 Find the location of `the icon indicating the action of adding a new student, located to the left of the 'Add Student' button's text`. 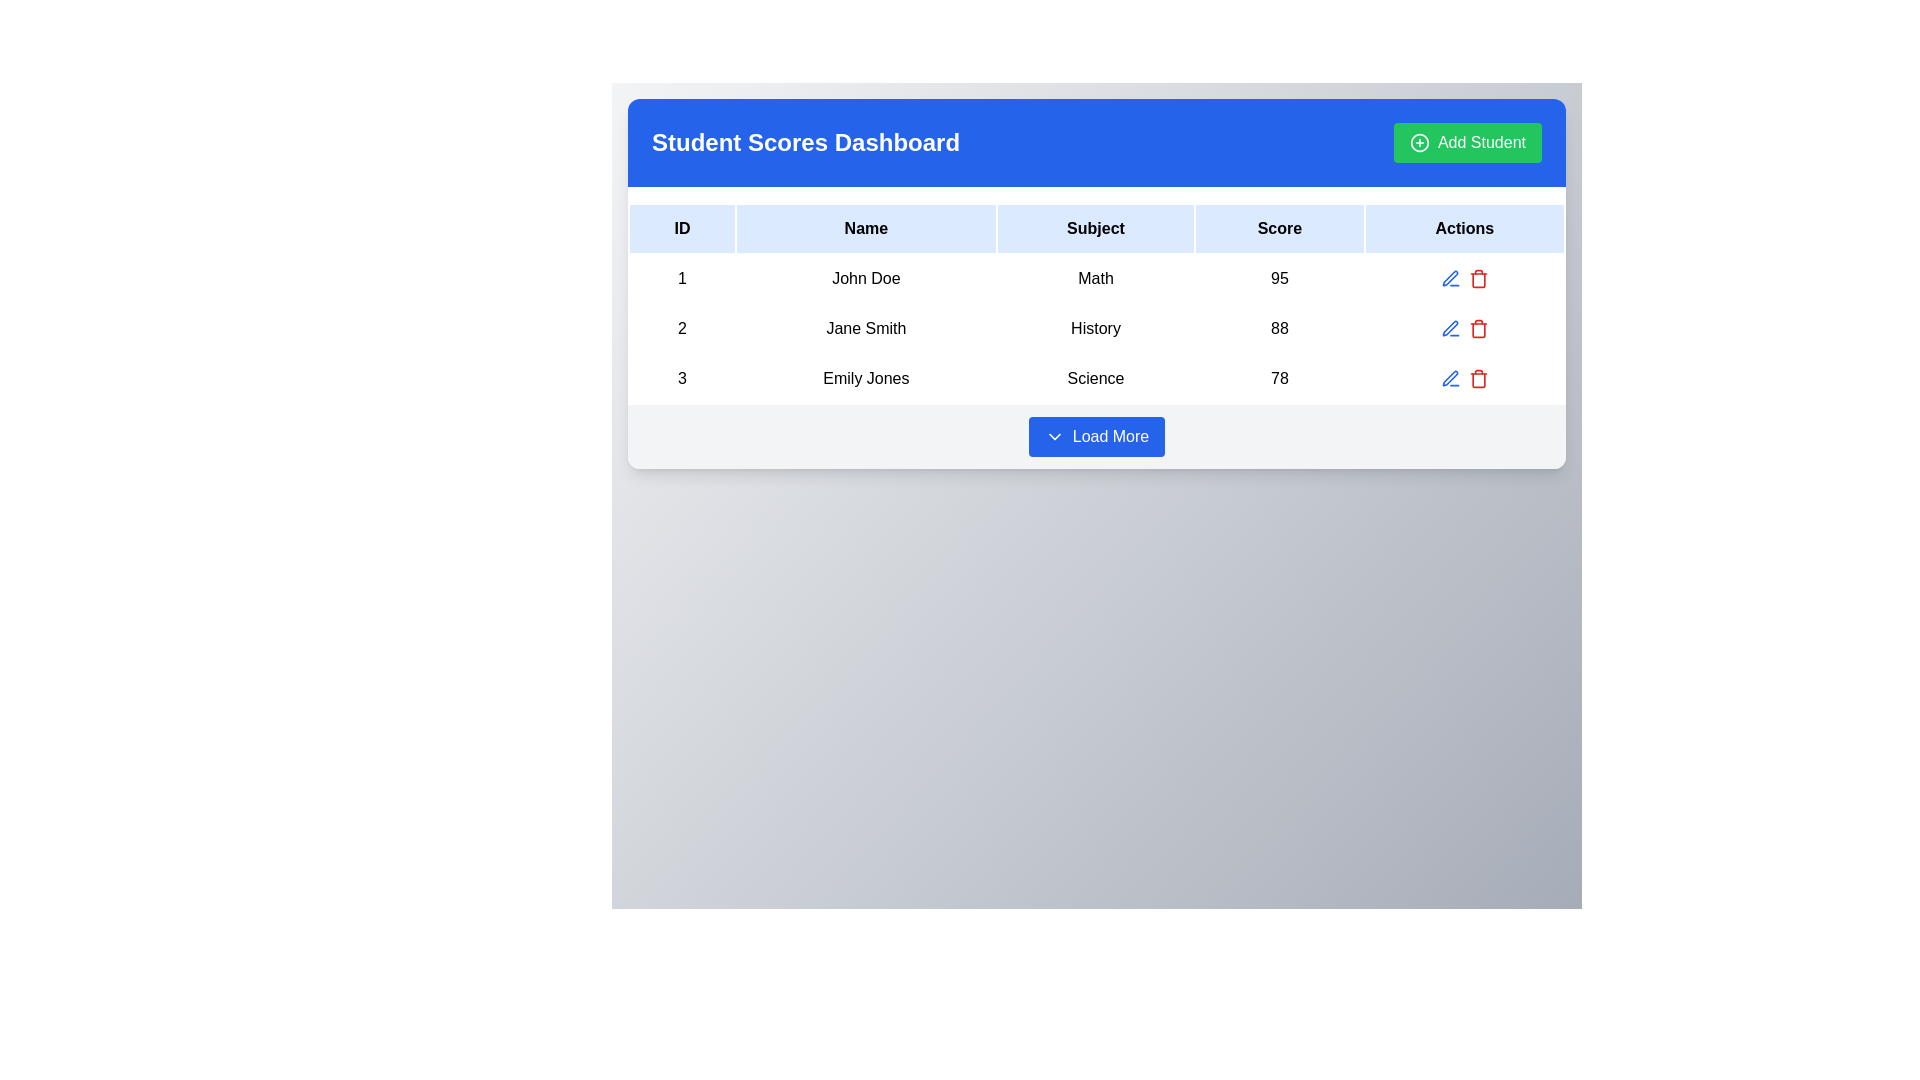

the icon indicating the action of adding a new student, located to the left of the 'Add Student' button's text is located at coordinates (1418, 141).